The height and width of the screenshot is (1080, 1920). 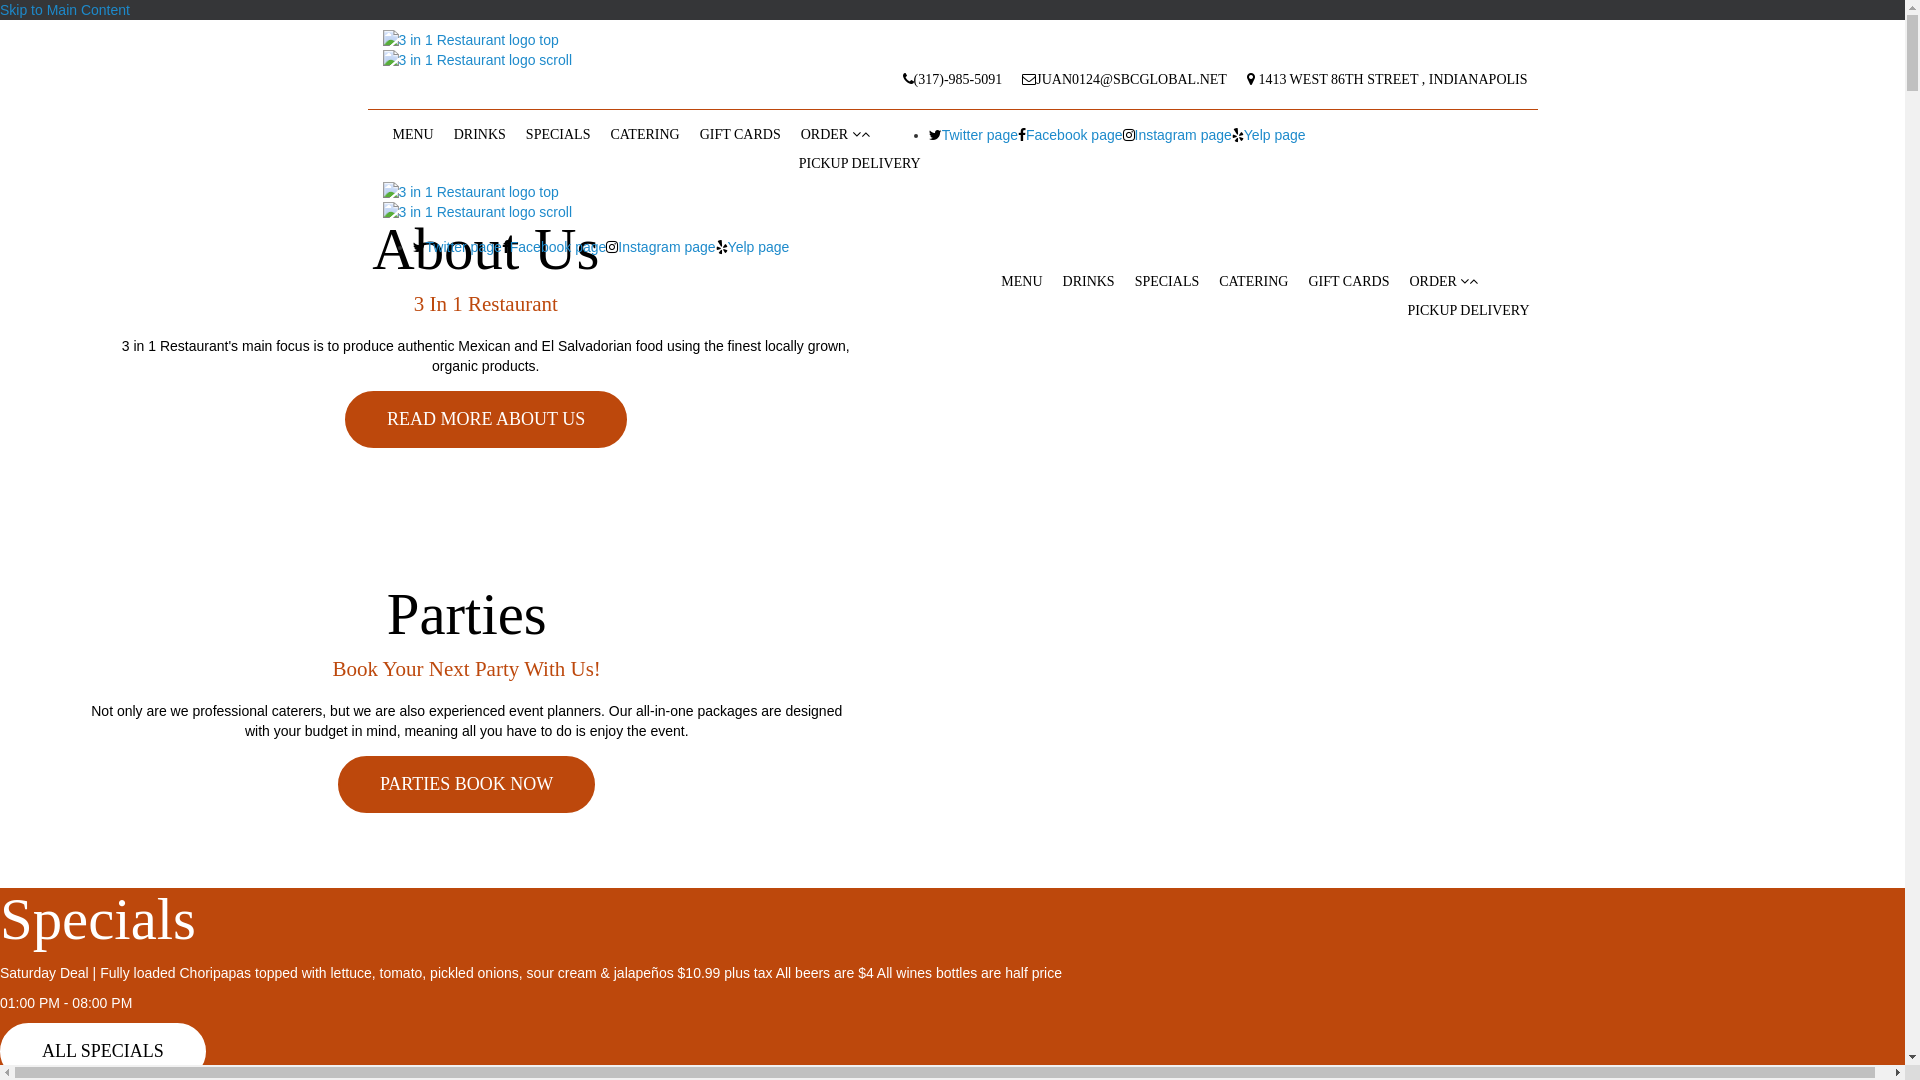 I want to click on 'MENU', so click(x=1021, y=281).